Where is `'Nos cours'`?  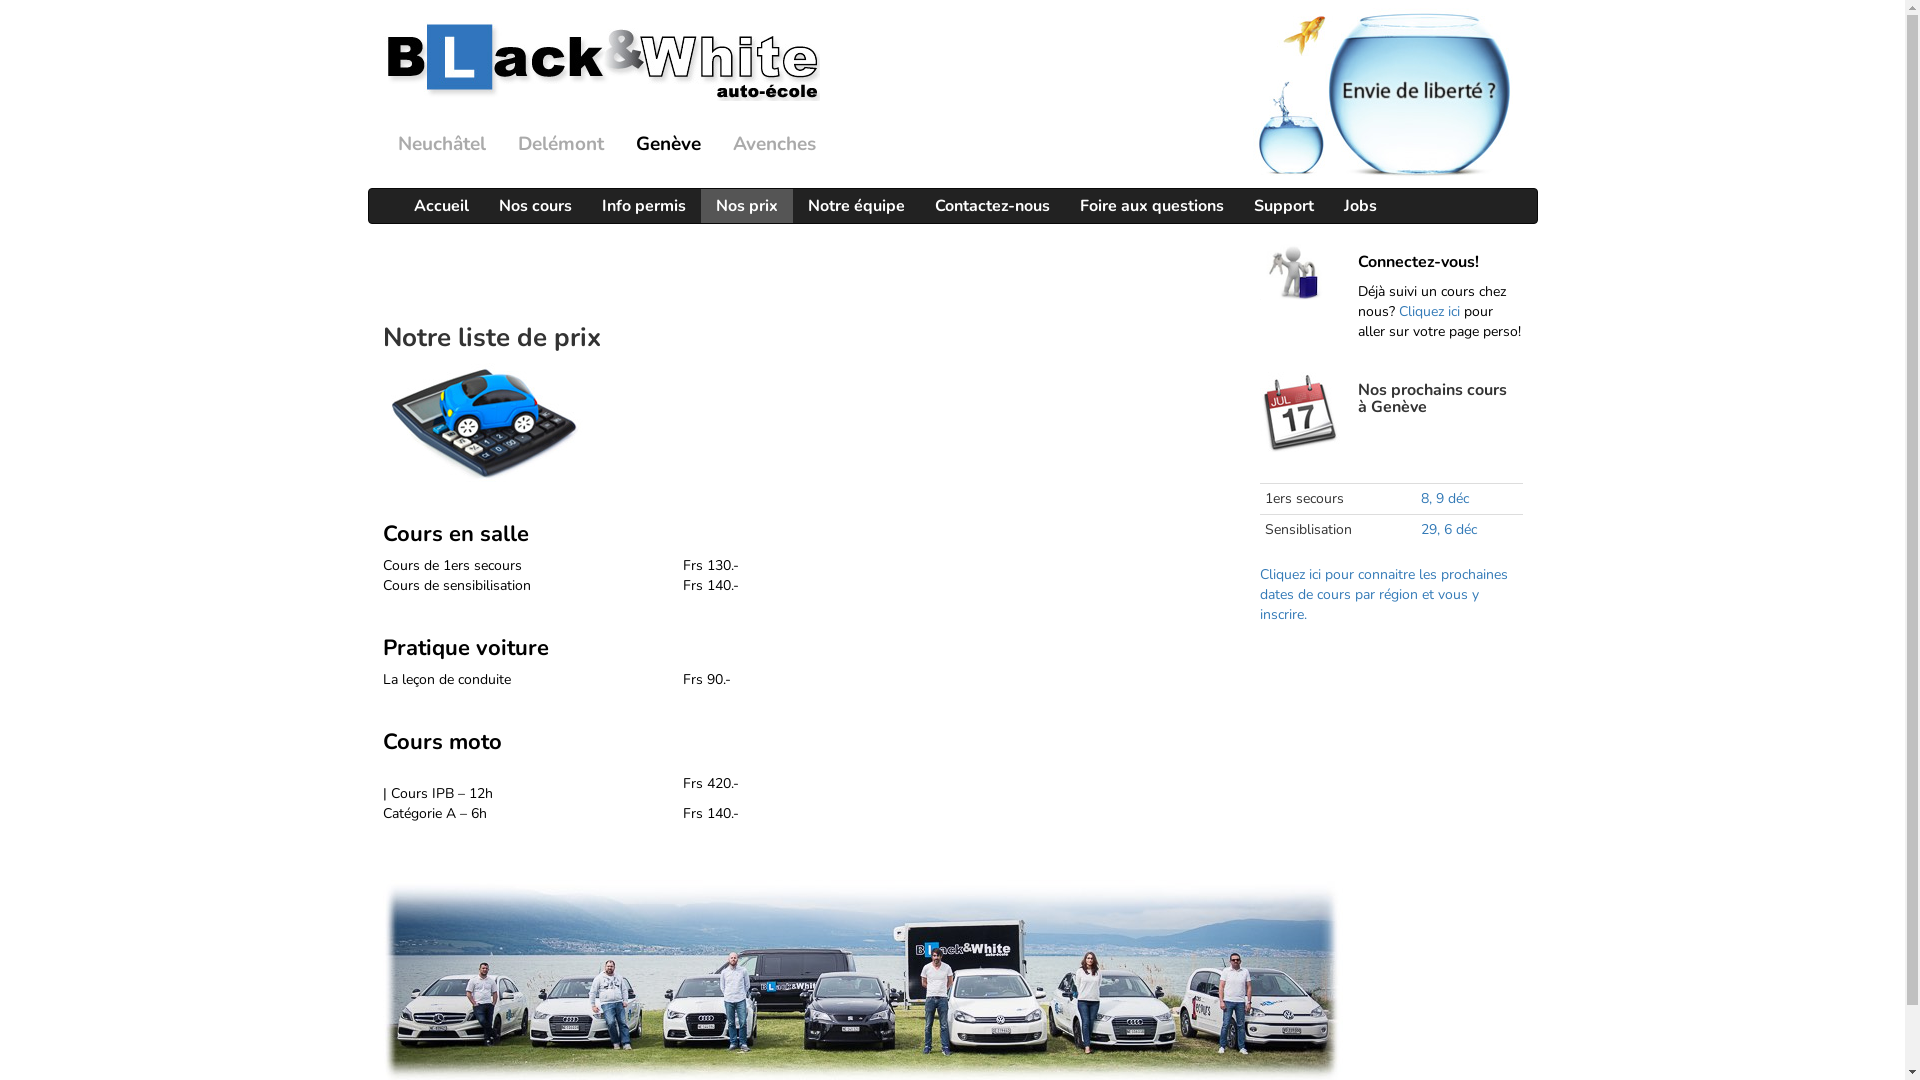
'Nos cours' is located at coordinates (535, 205).